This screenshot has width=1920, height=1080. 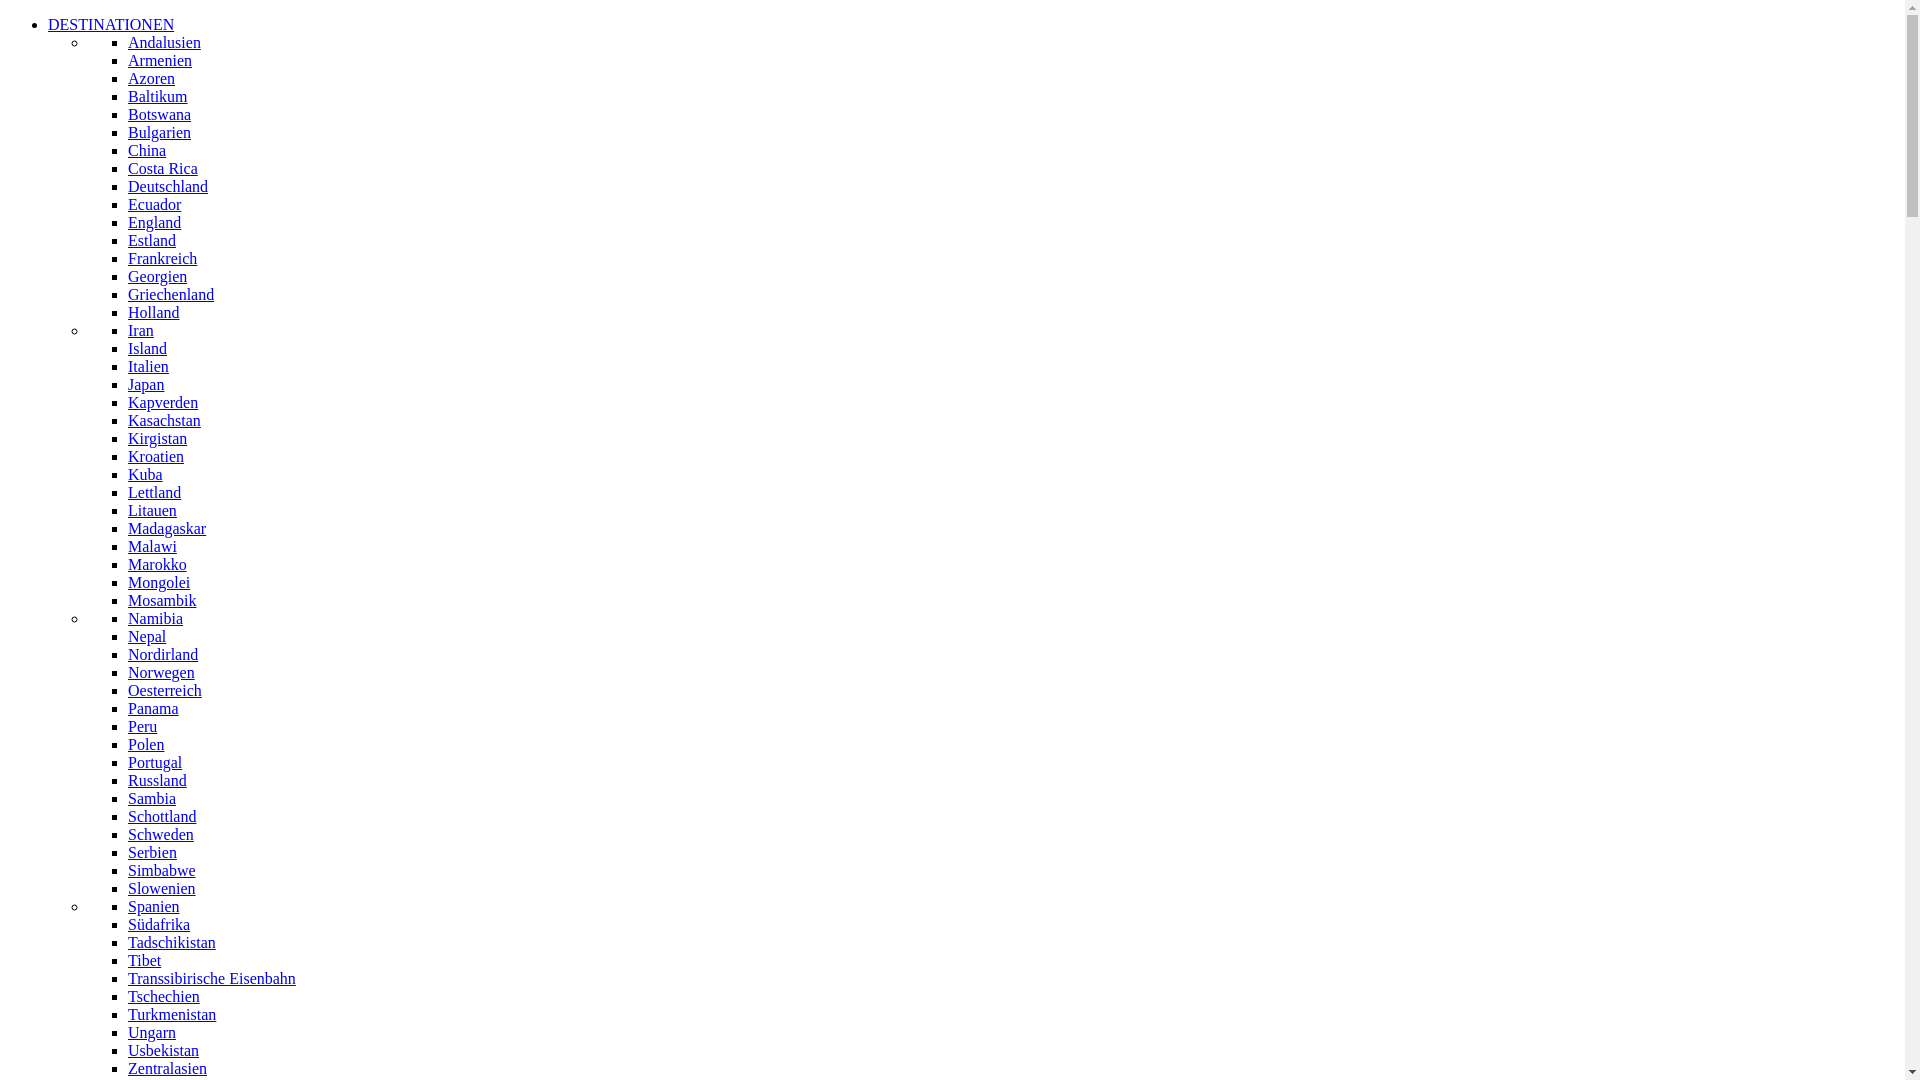 I want to click on 'Ungarn', so click(x=127, y=1032).